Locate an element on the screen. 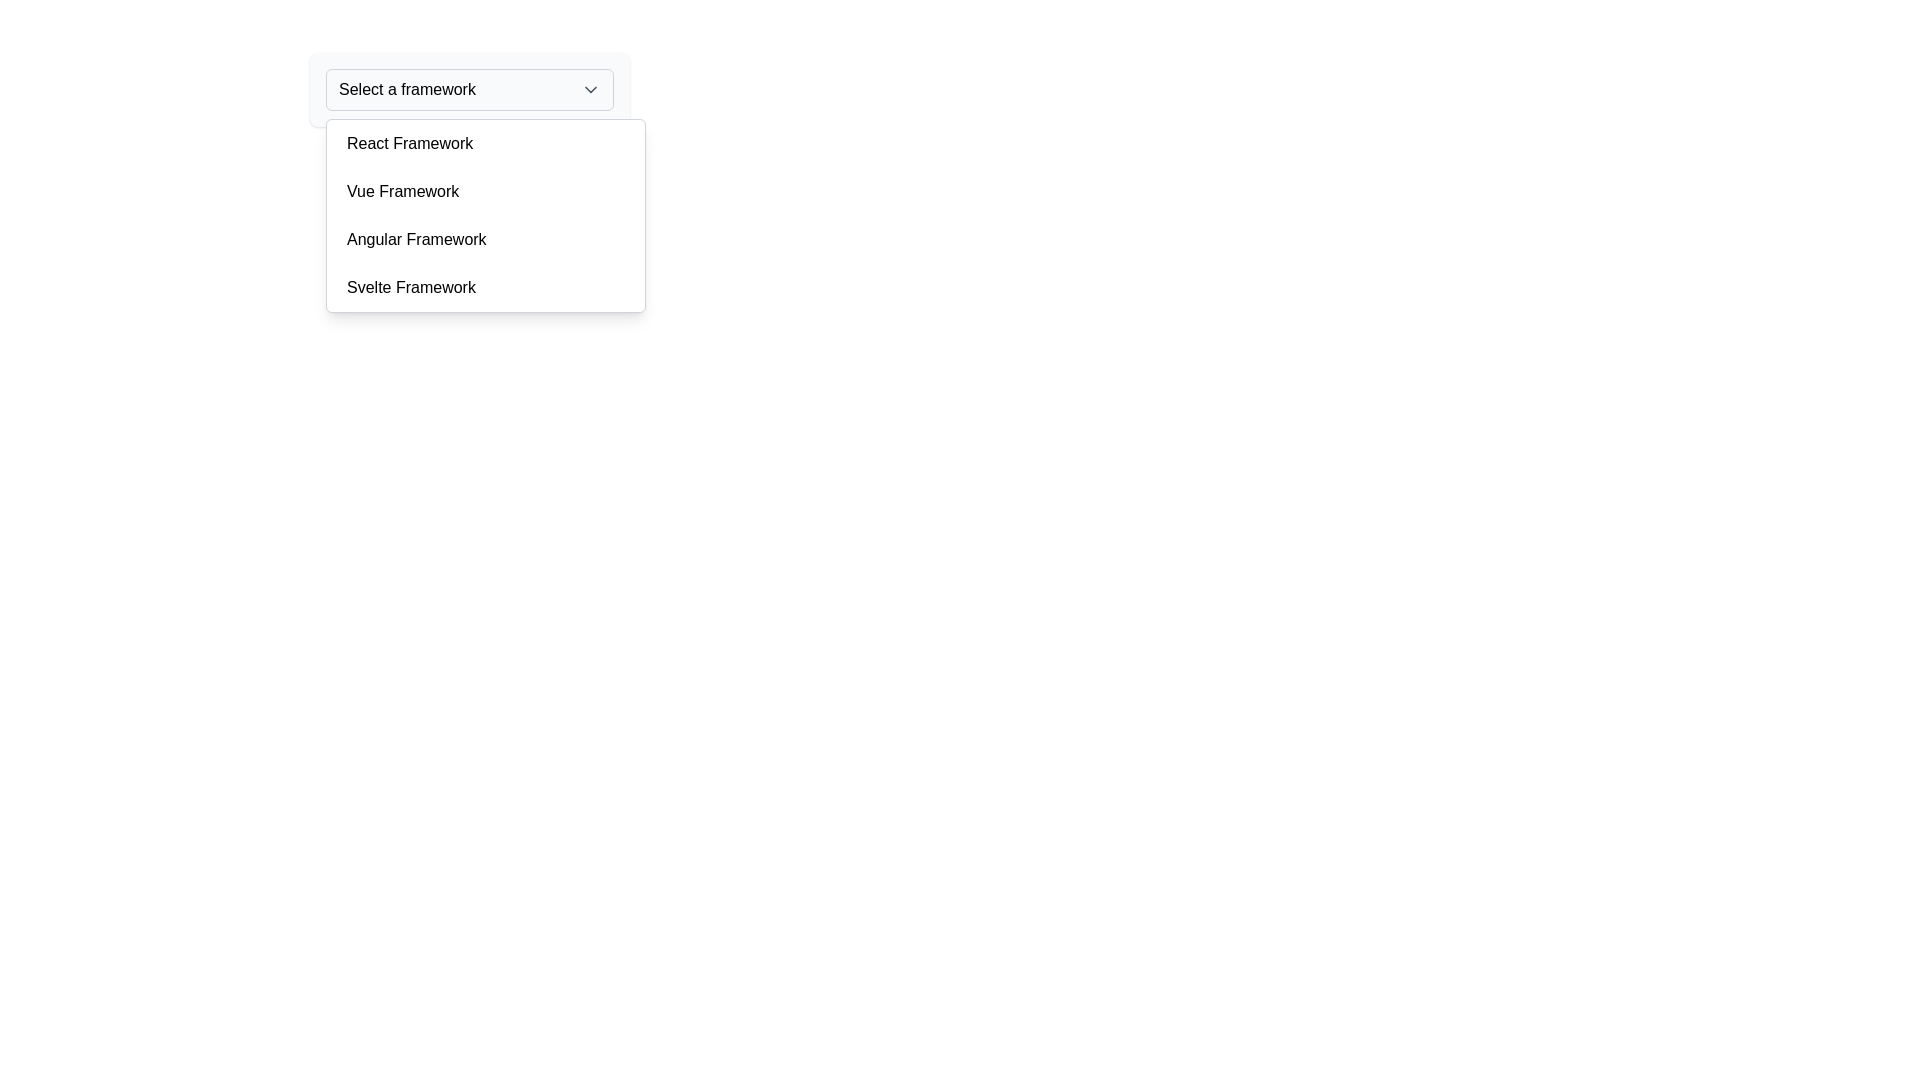  Text label located in the dropdown header section of the menu interface, which indicates the current selection or purpose of the dropdown menu is located at coordinates (406, 88).